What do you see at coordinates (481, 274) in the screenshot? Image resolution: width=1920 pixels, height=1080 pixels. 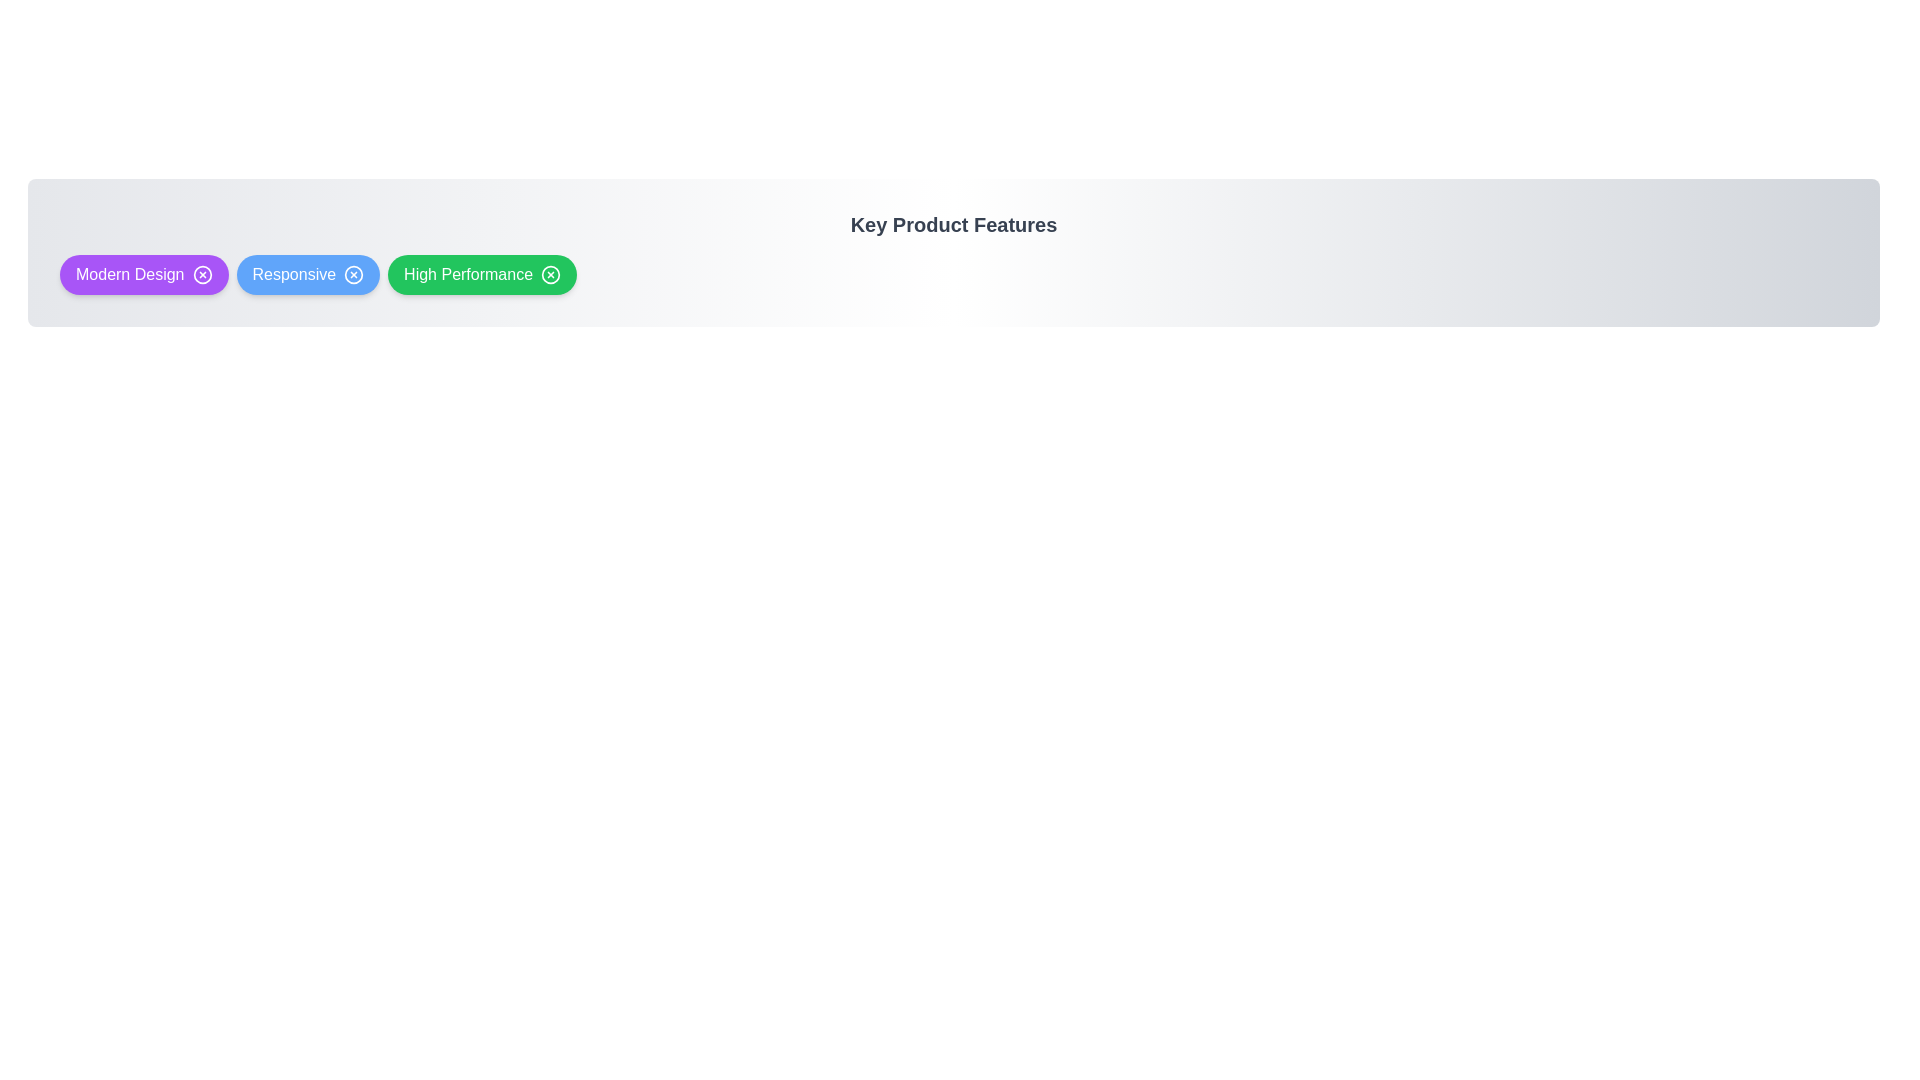 I see `the feature chip labeled High Performance` at bounding box center [481, 274].